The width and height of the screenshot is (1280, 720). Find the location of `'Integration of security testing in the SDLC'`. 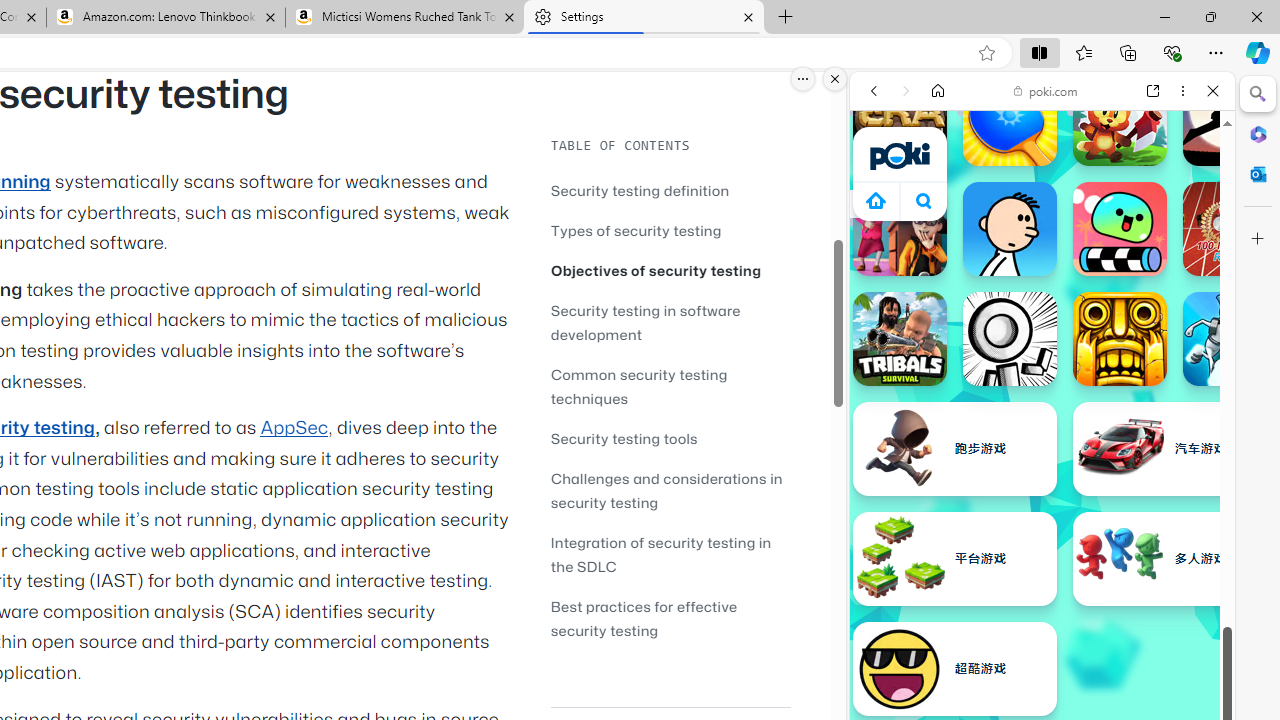

'Integration of security testing in the SDLC' is located at coordinates (661, 554).